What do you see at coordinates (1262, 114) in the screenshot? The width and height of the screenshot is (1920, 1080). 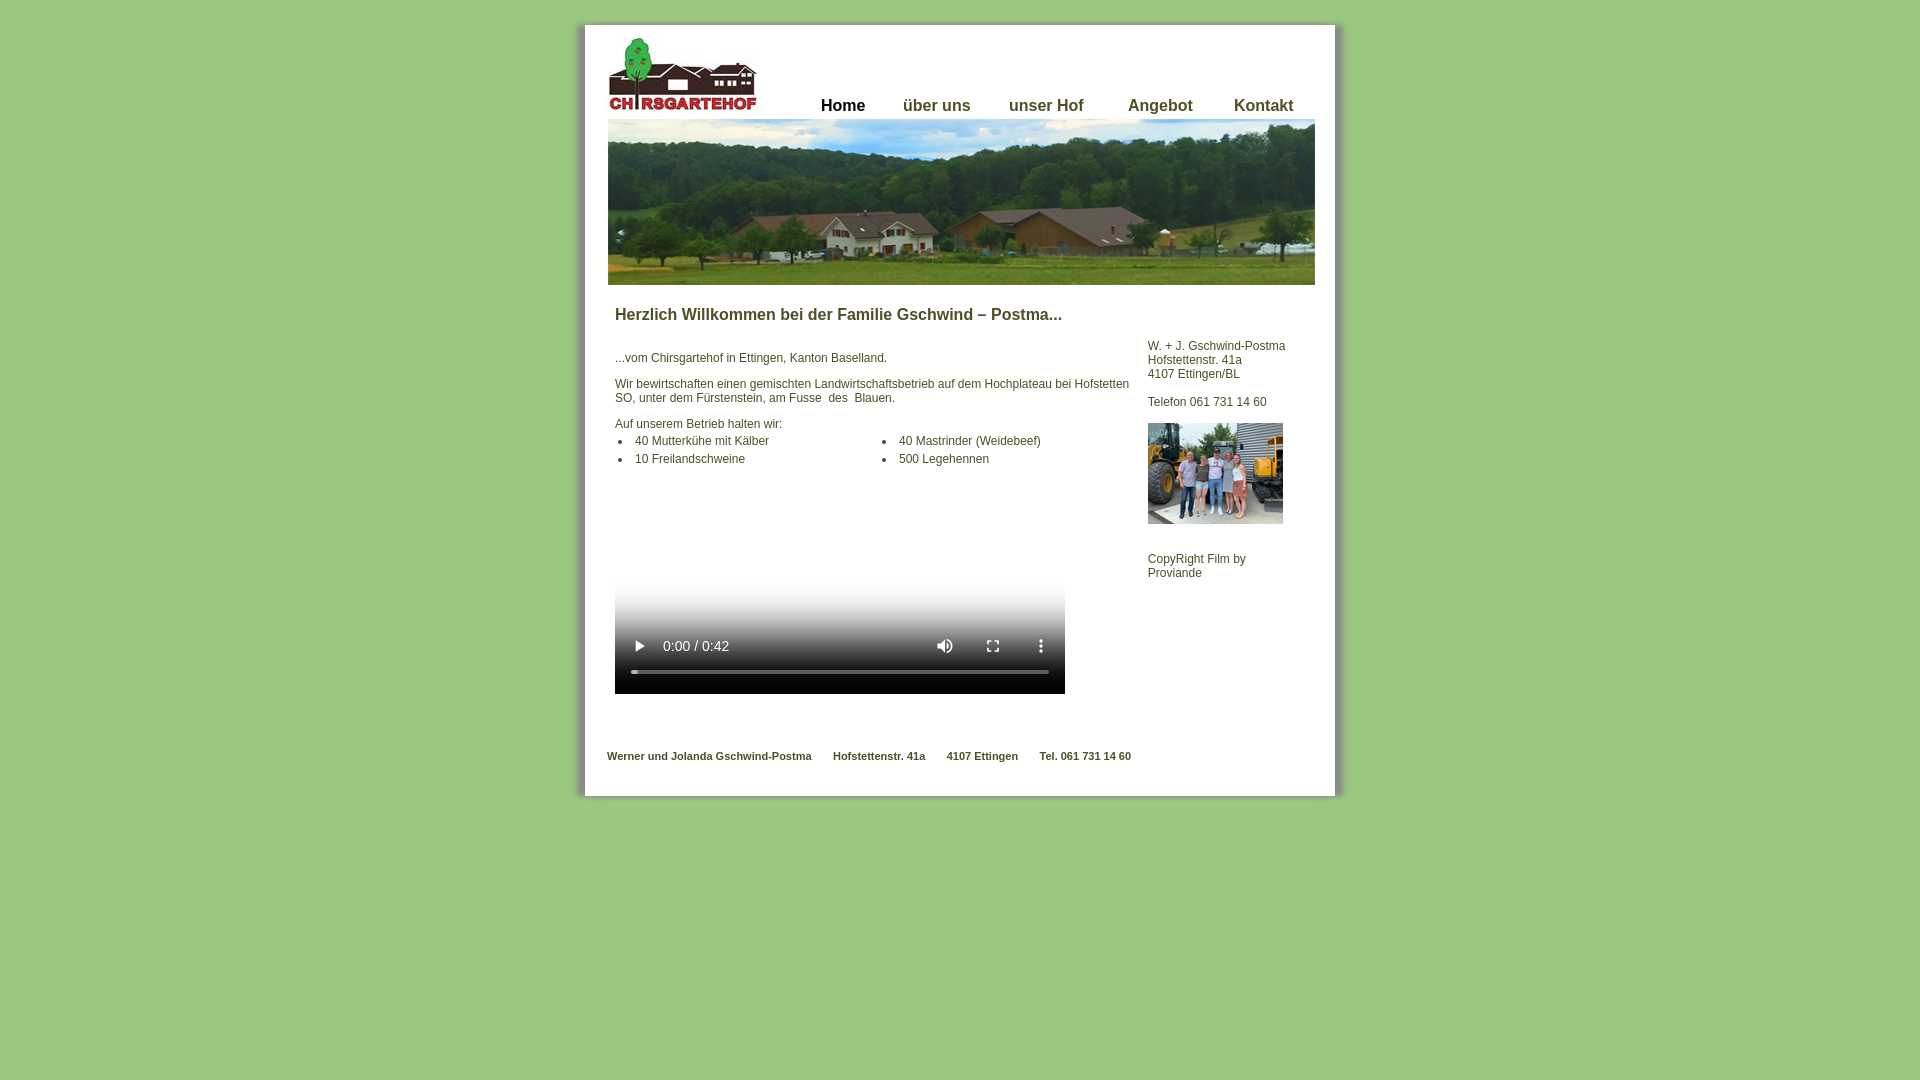 I see `'Kontakt'` at bounding box center [1262, 114].